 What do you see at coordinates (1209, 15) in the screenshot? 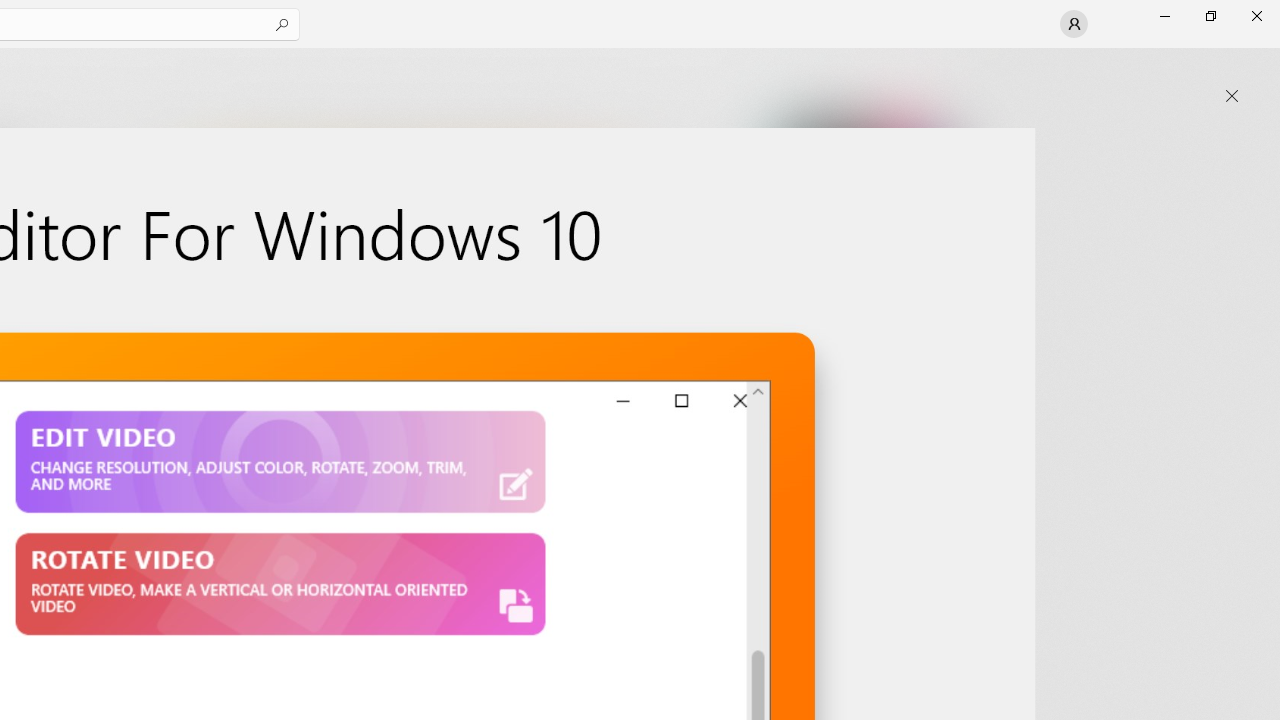
I see `'Restore Microsoft Store'` at bounding box center [1209, 15].